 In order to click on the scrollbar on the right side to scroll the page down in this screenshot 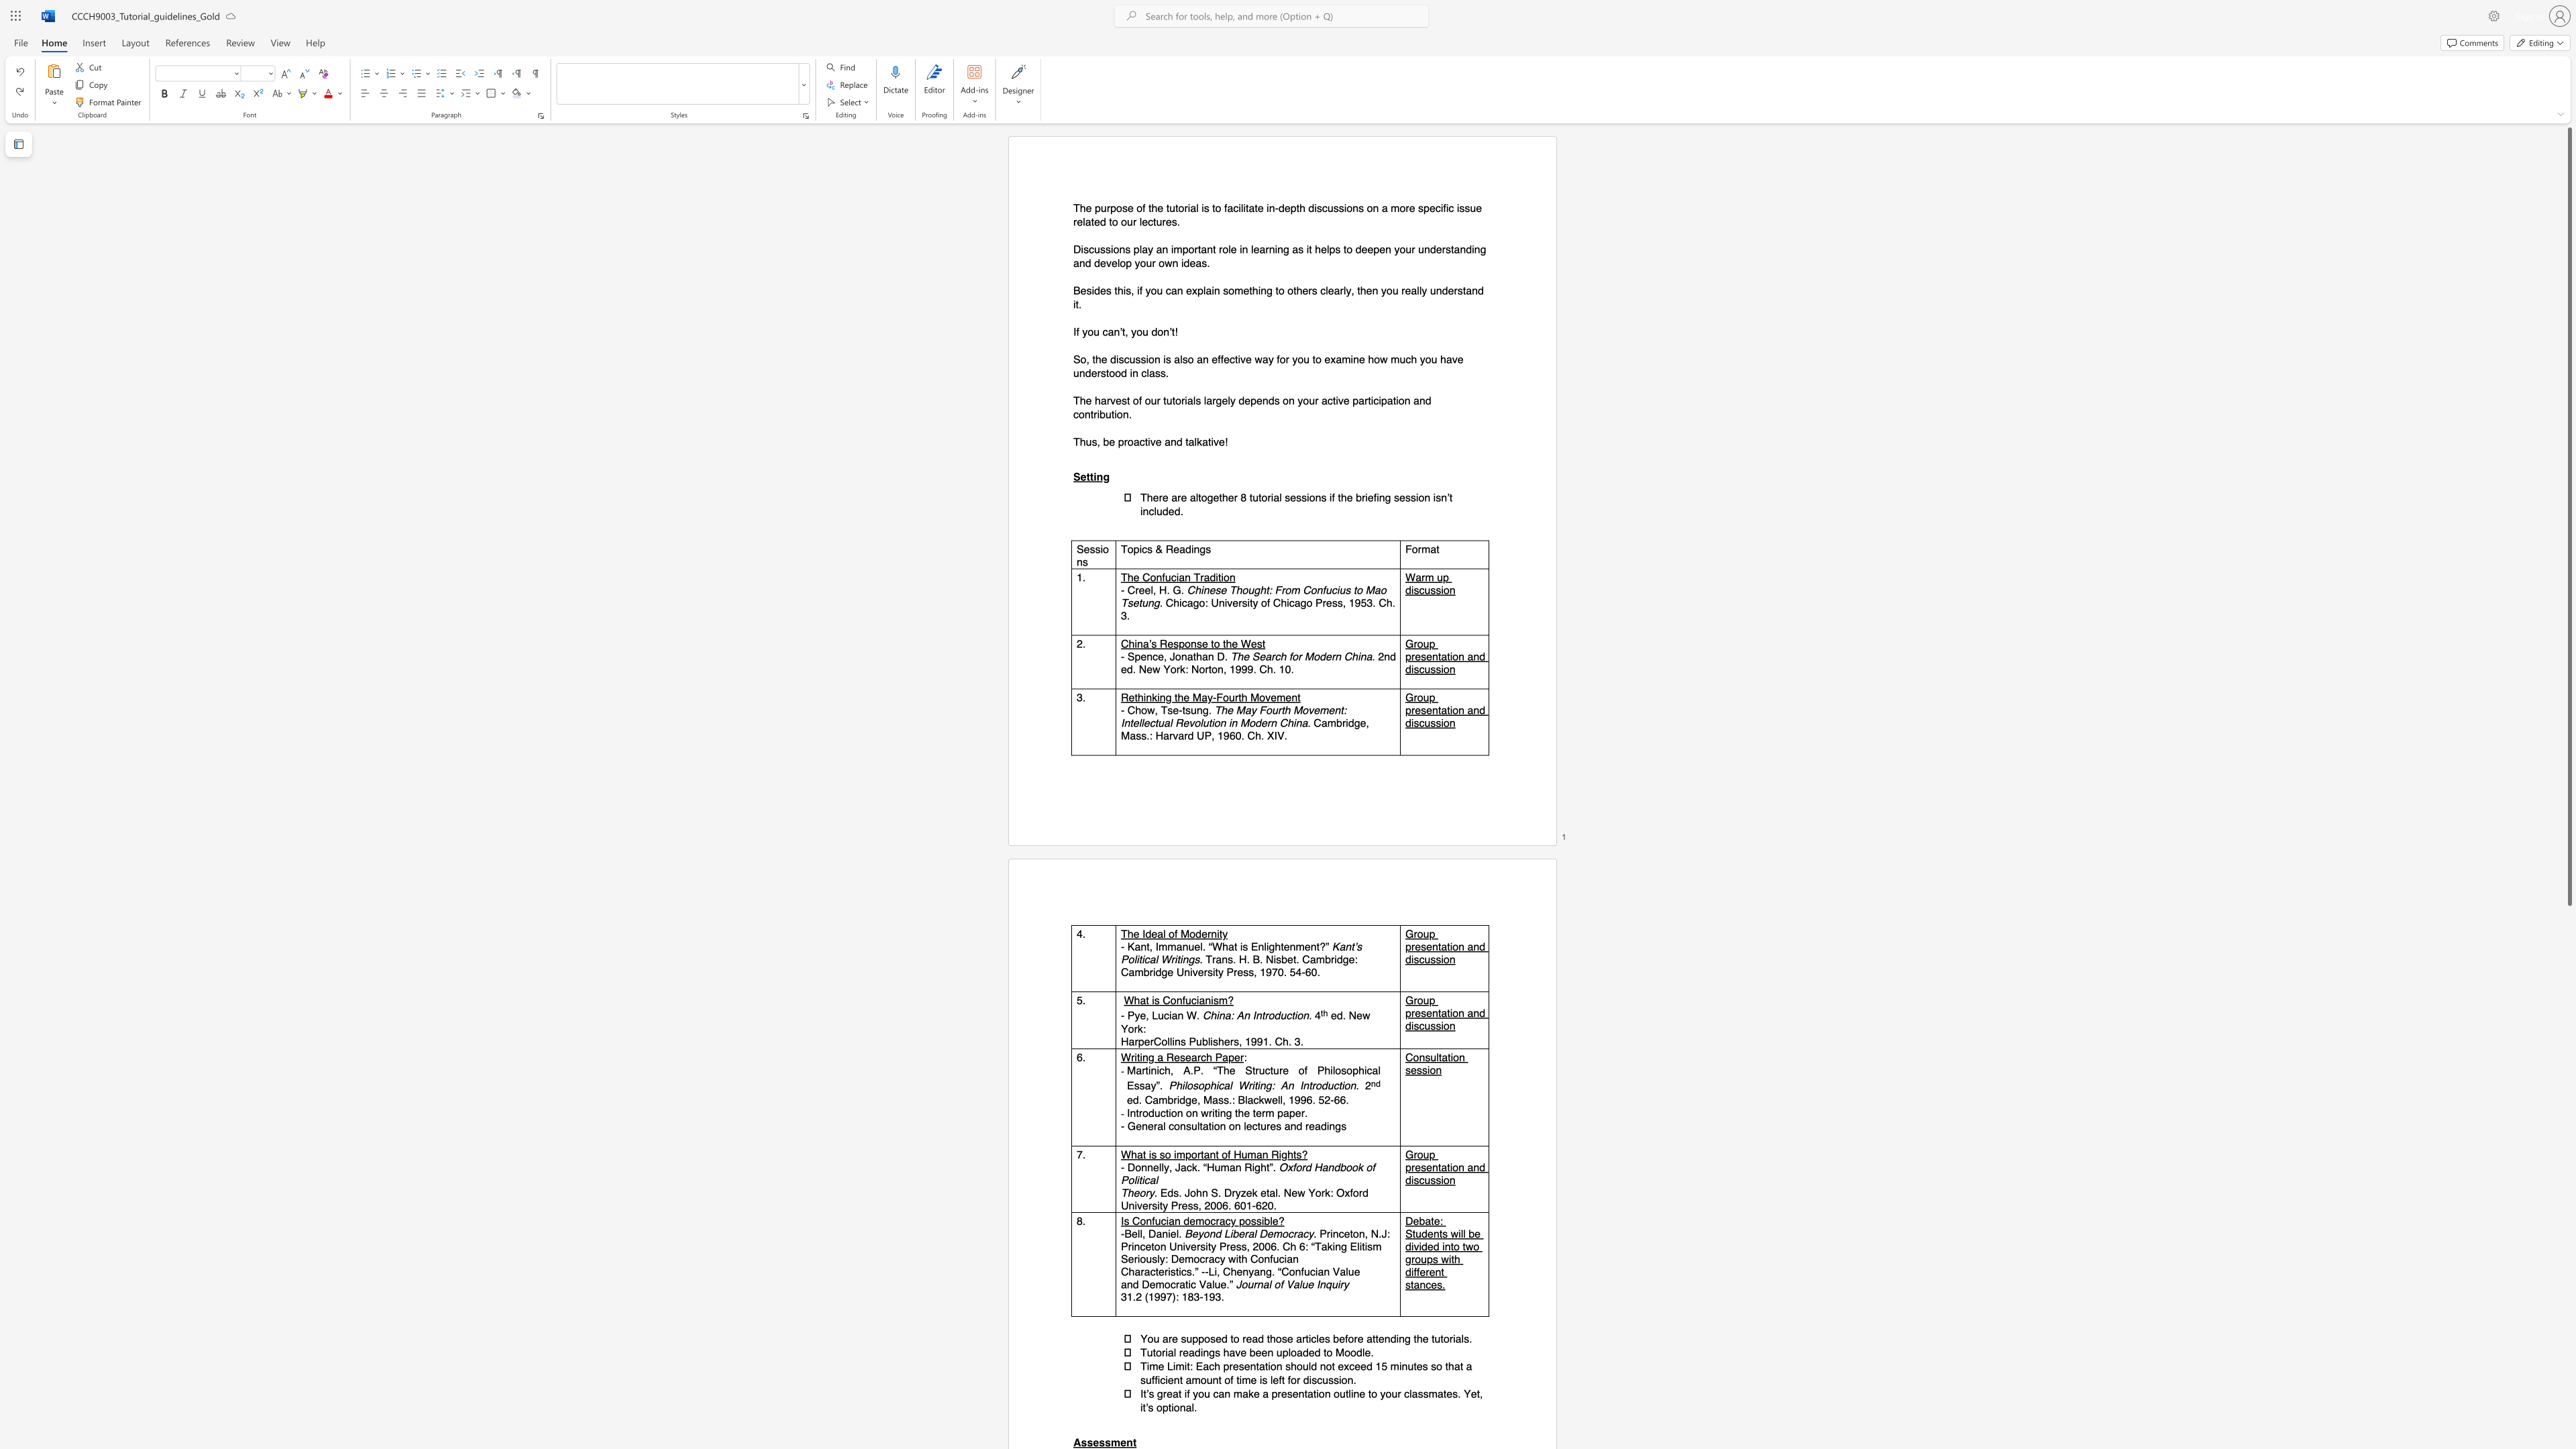, I will do `click(2568, 938)`.